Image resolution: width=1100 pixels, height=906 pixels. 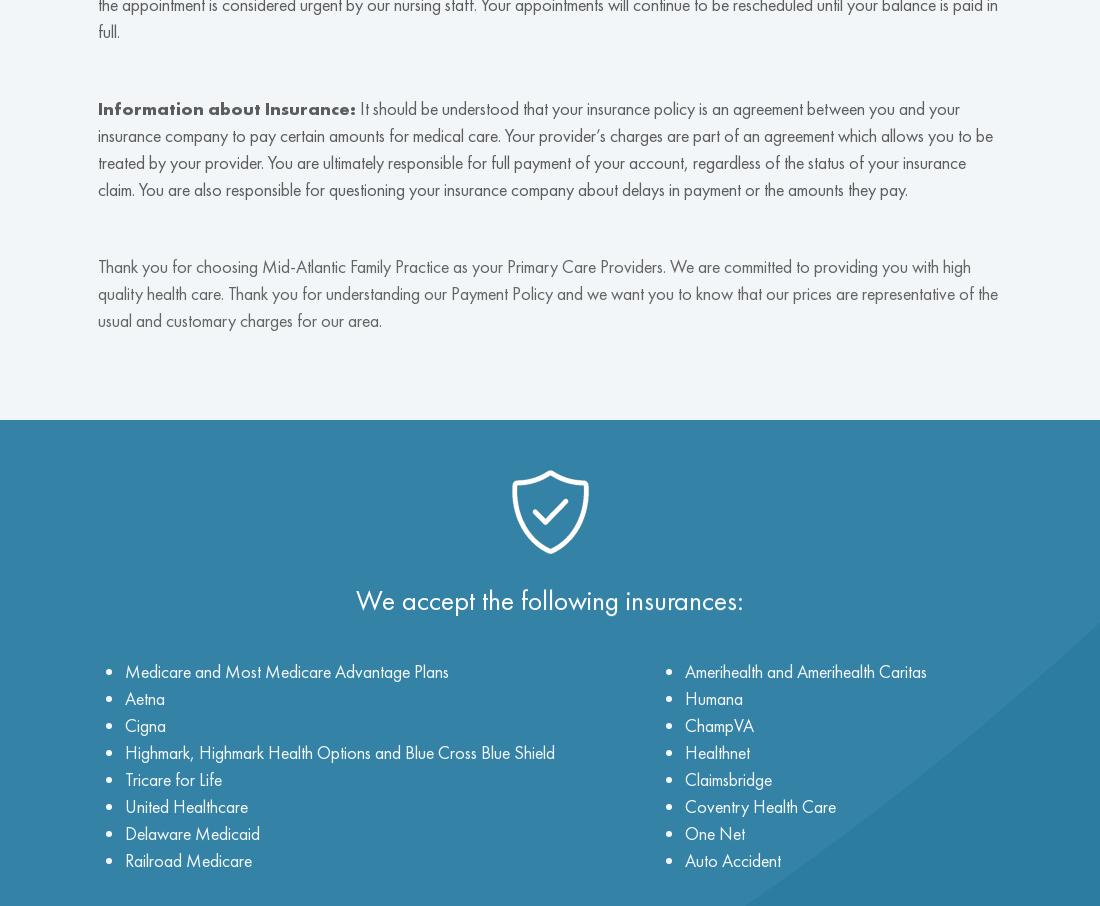 I want to click on 'Delaware Medicaid', so click(x=191, y=831).